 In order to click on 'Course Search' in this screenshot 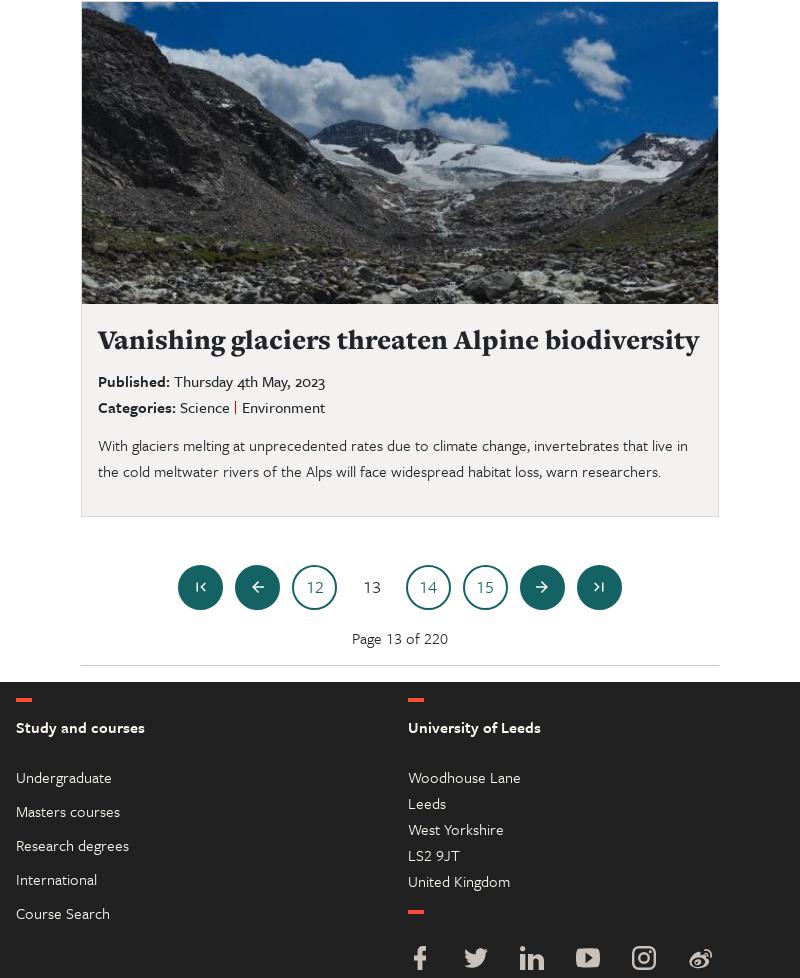, I will do `click(62, 910)`.